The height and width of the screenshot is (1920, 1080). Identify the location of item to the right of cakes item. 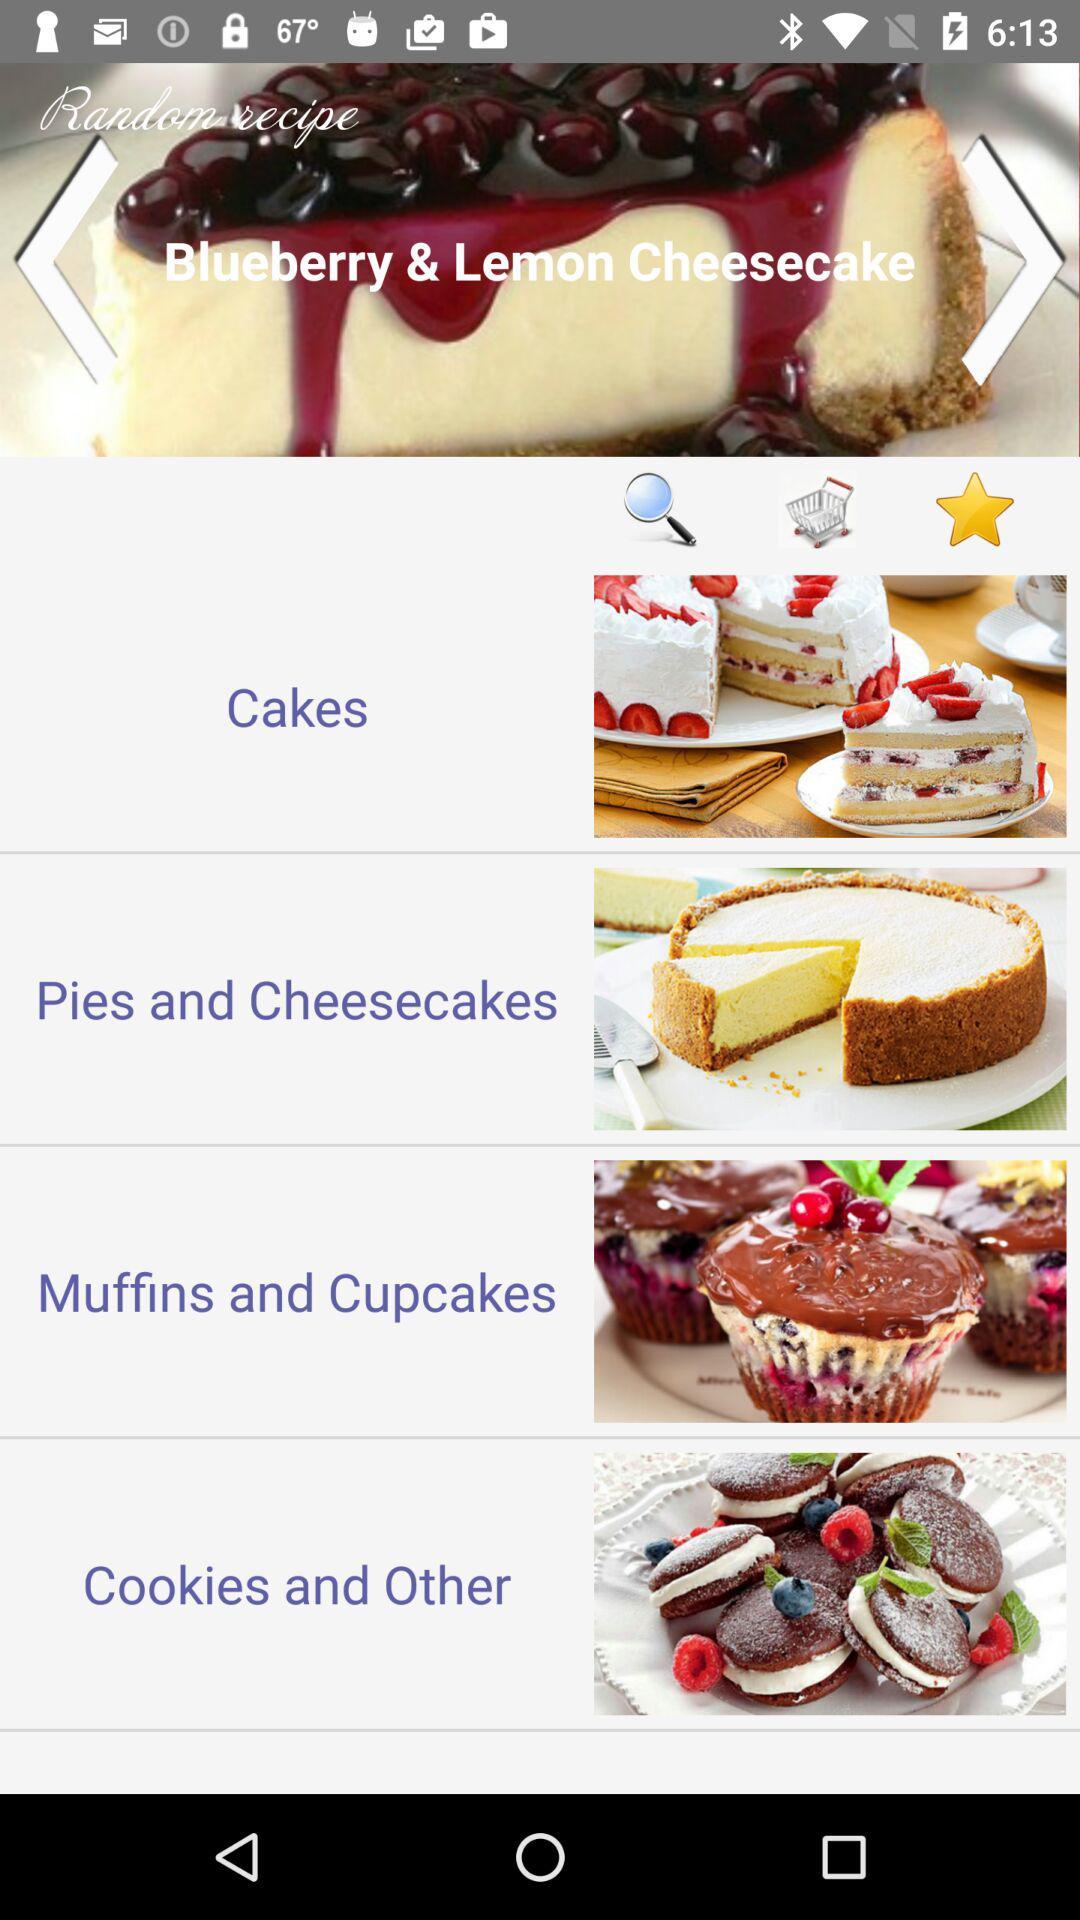
(659, 509).